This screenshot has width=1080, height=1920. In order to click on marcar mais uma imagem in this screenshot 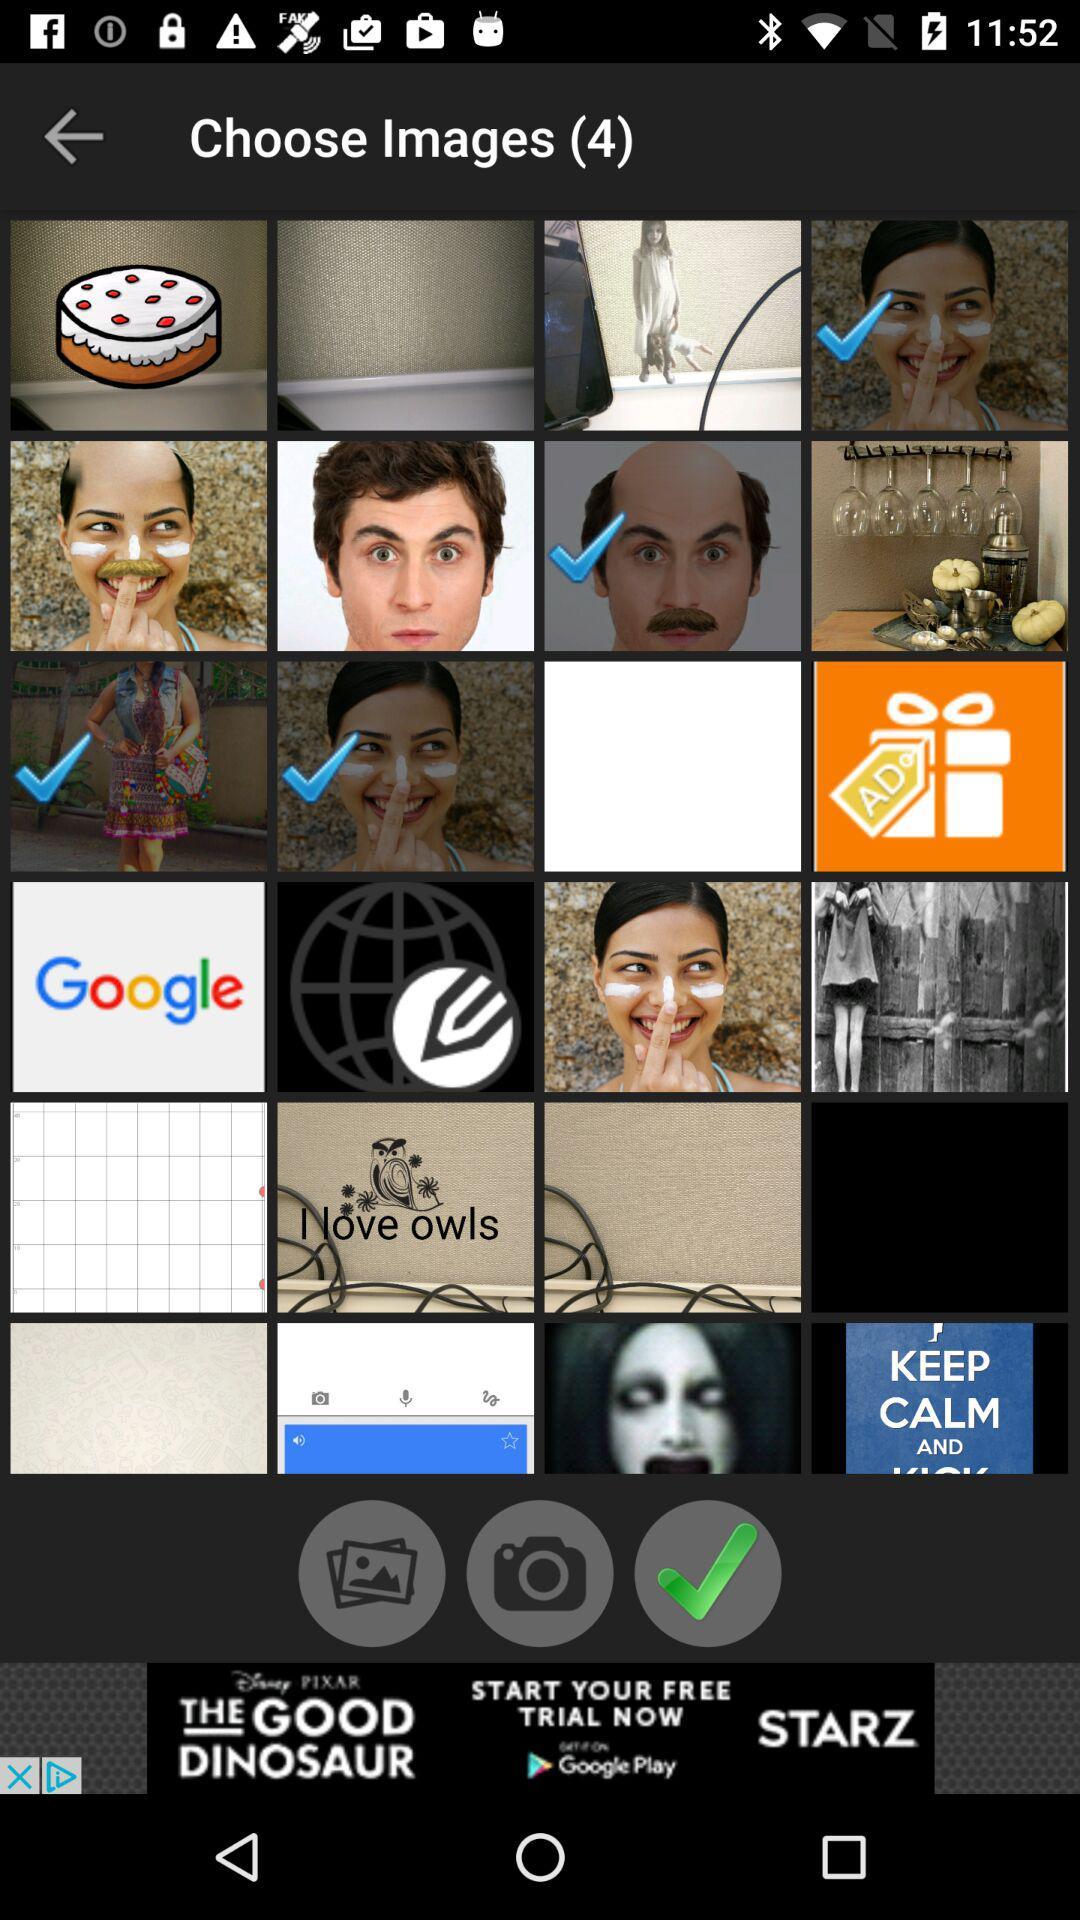, I will do `click(137, 325)`.